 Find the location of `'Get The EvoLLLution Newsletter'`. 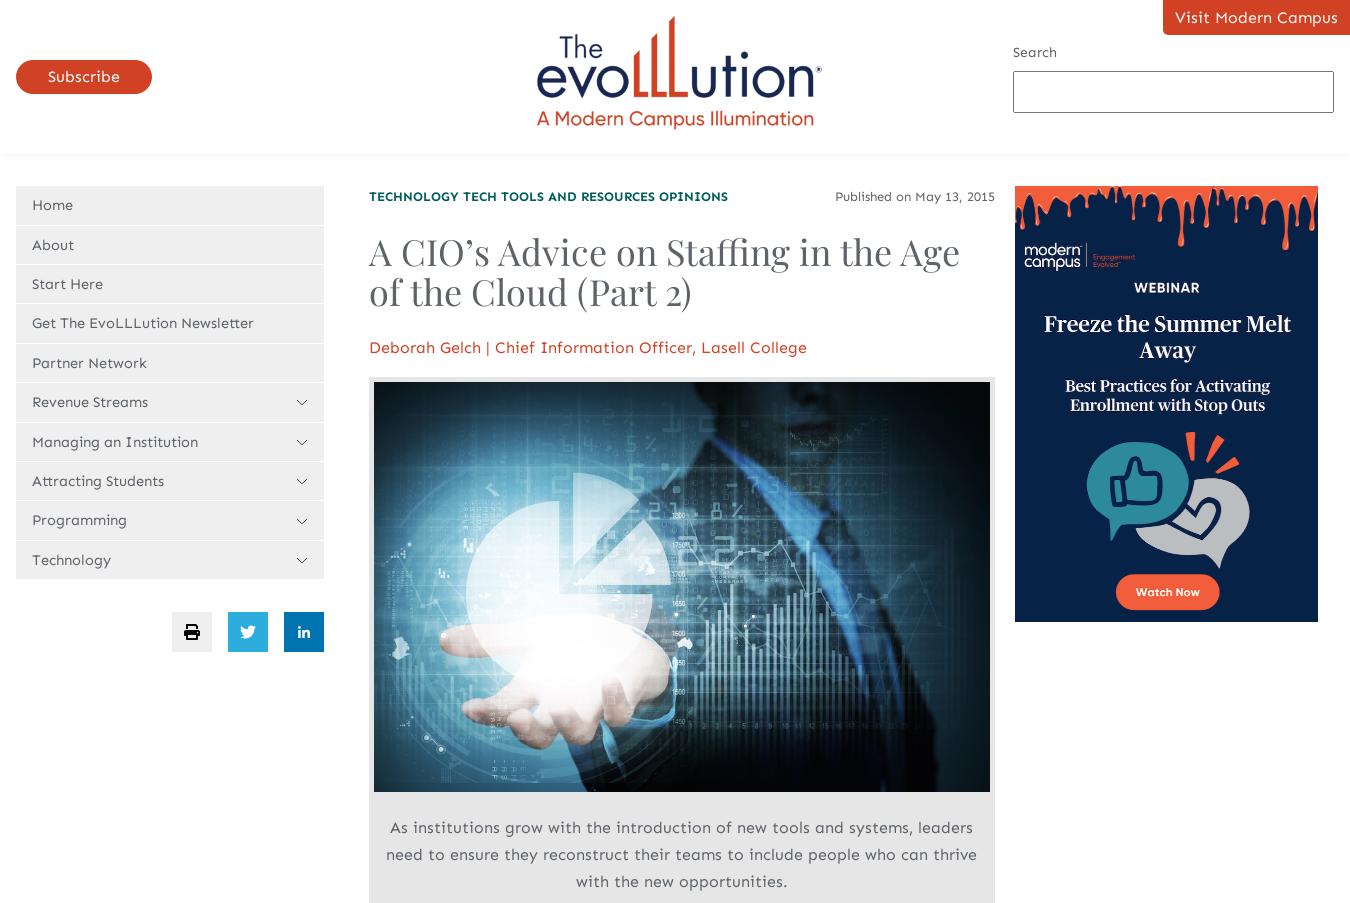

'Get The EvoLLLution Newsletter' is located at coordinates (142, 322).